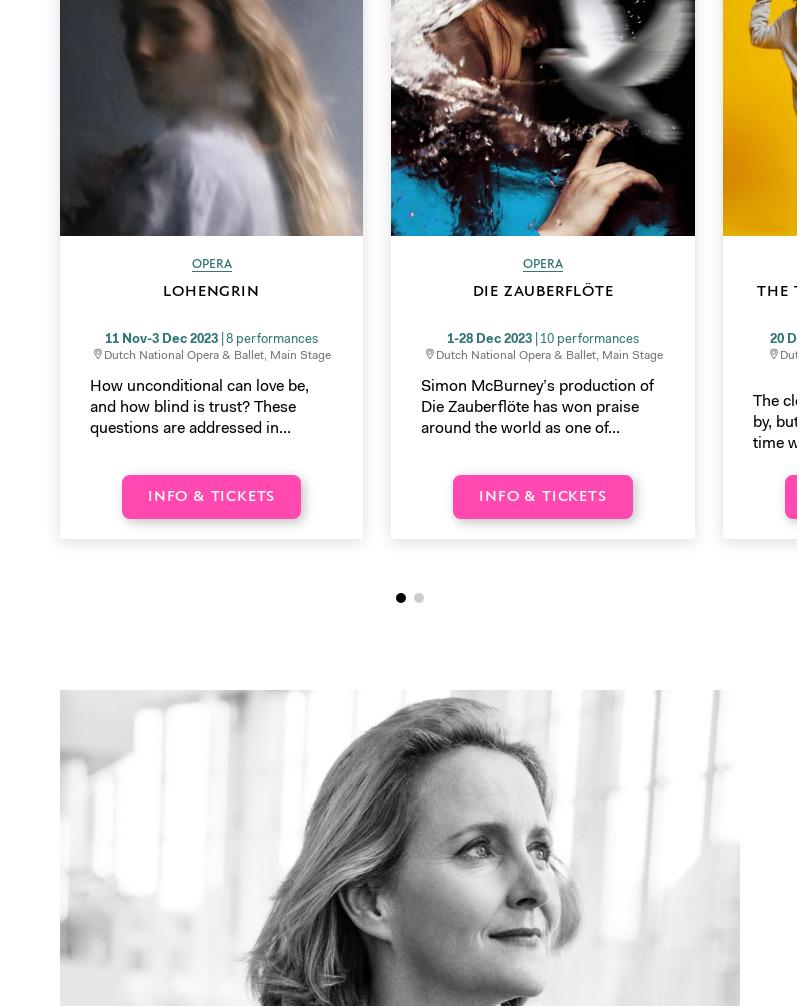 This screenshot has height=1006, width=800. What do you see at coordinates (435, 507) in the screenshot?
I see `'Concert'` at bounding box center [435, 507].